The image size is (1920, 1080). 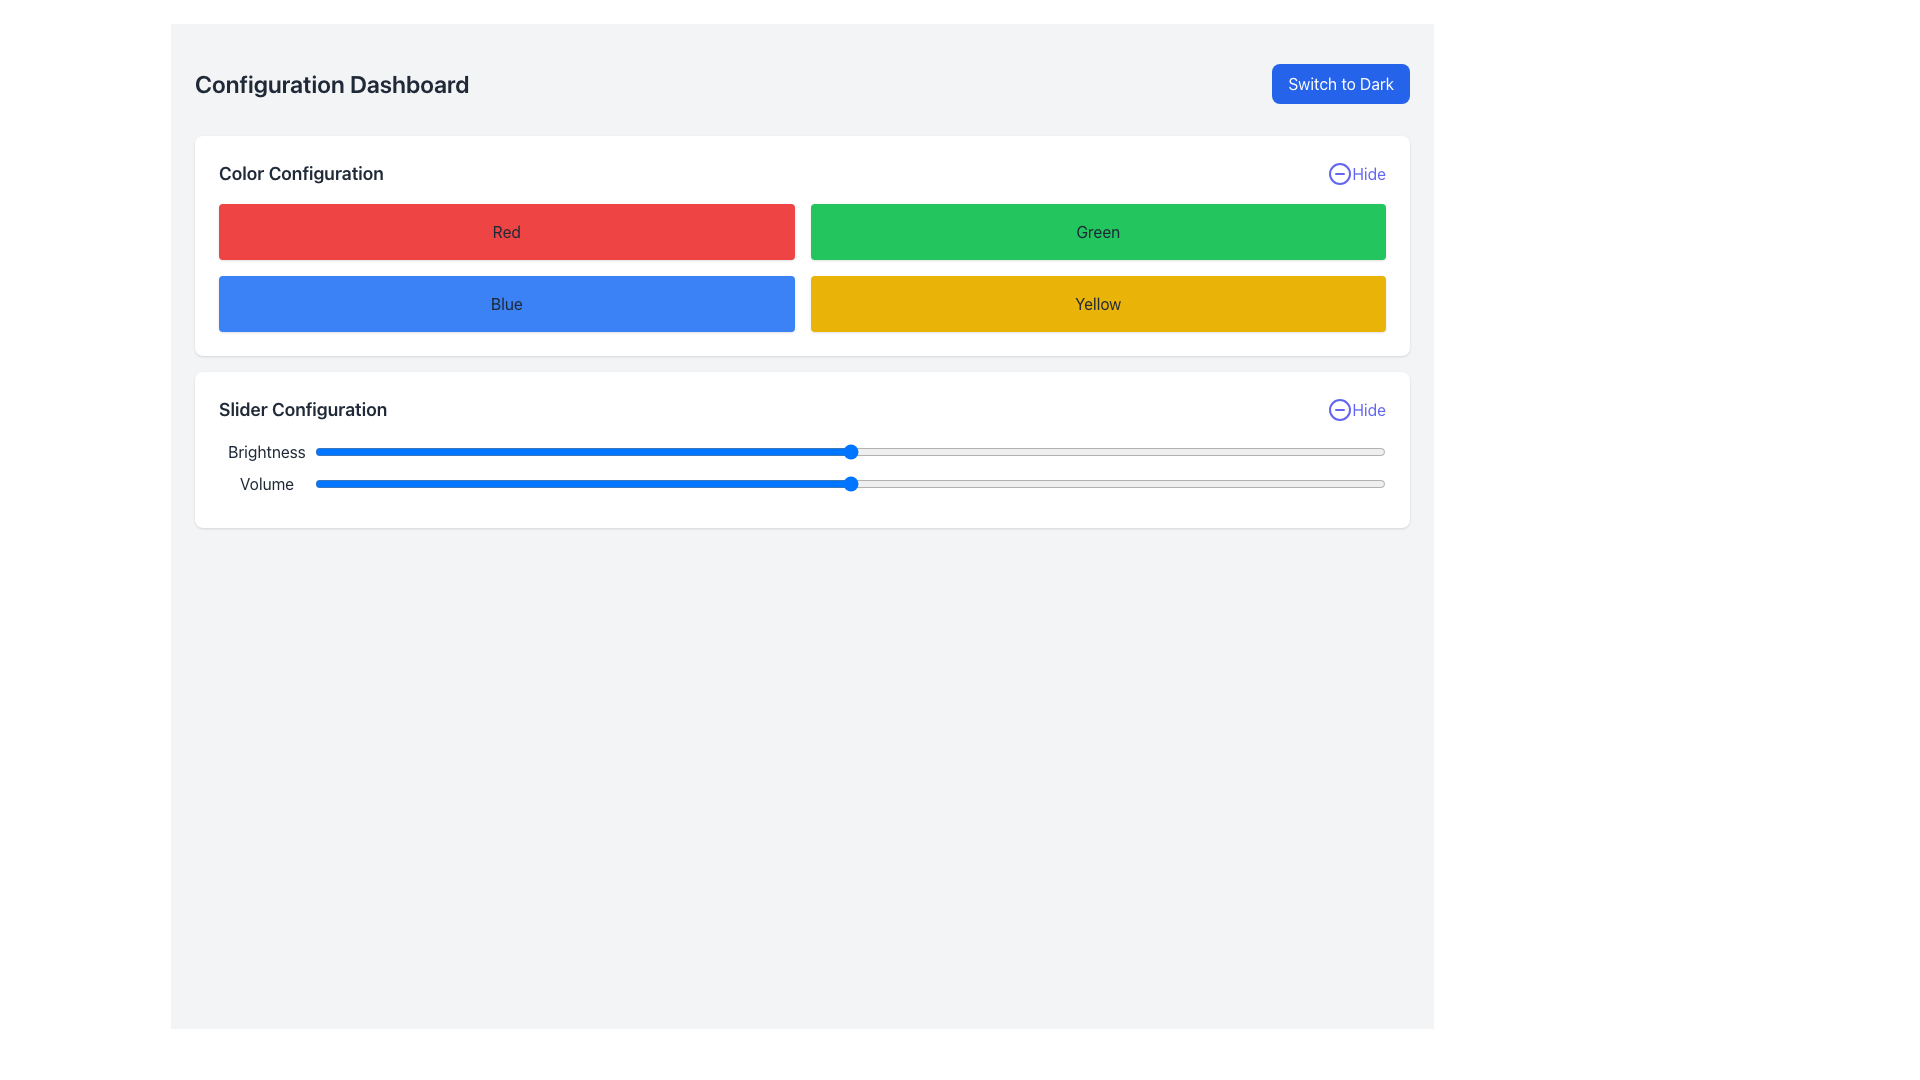 What do you see at coordinates (1097, 230) in the screenshot?
I see `the green button labeled 'Green' located in the top-right quadrant of the grid under 'Color Configuration'` at bounding box center [1097, 230].